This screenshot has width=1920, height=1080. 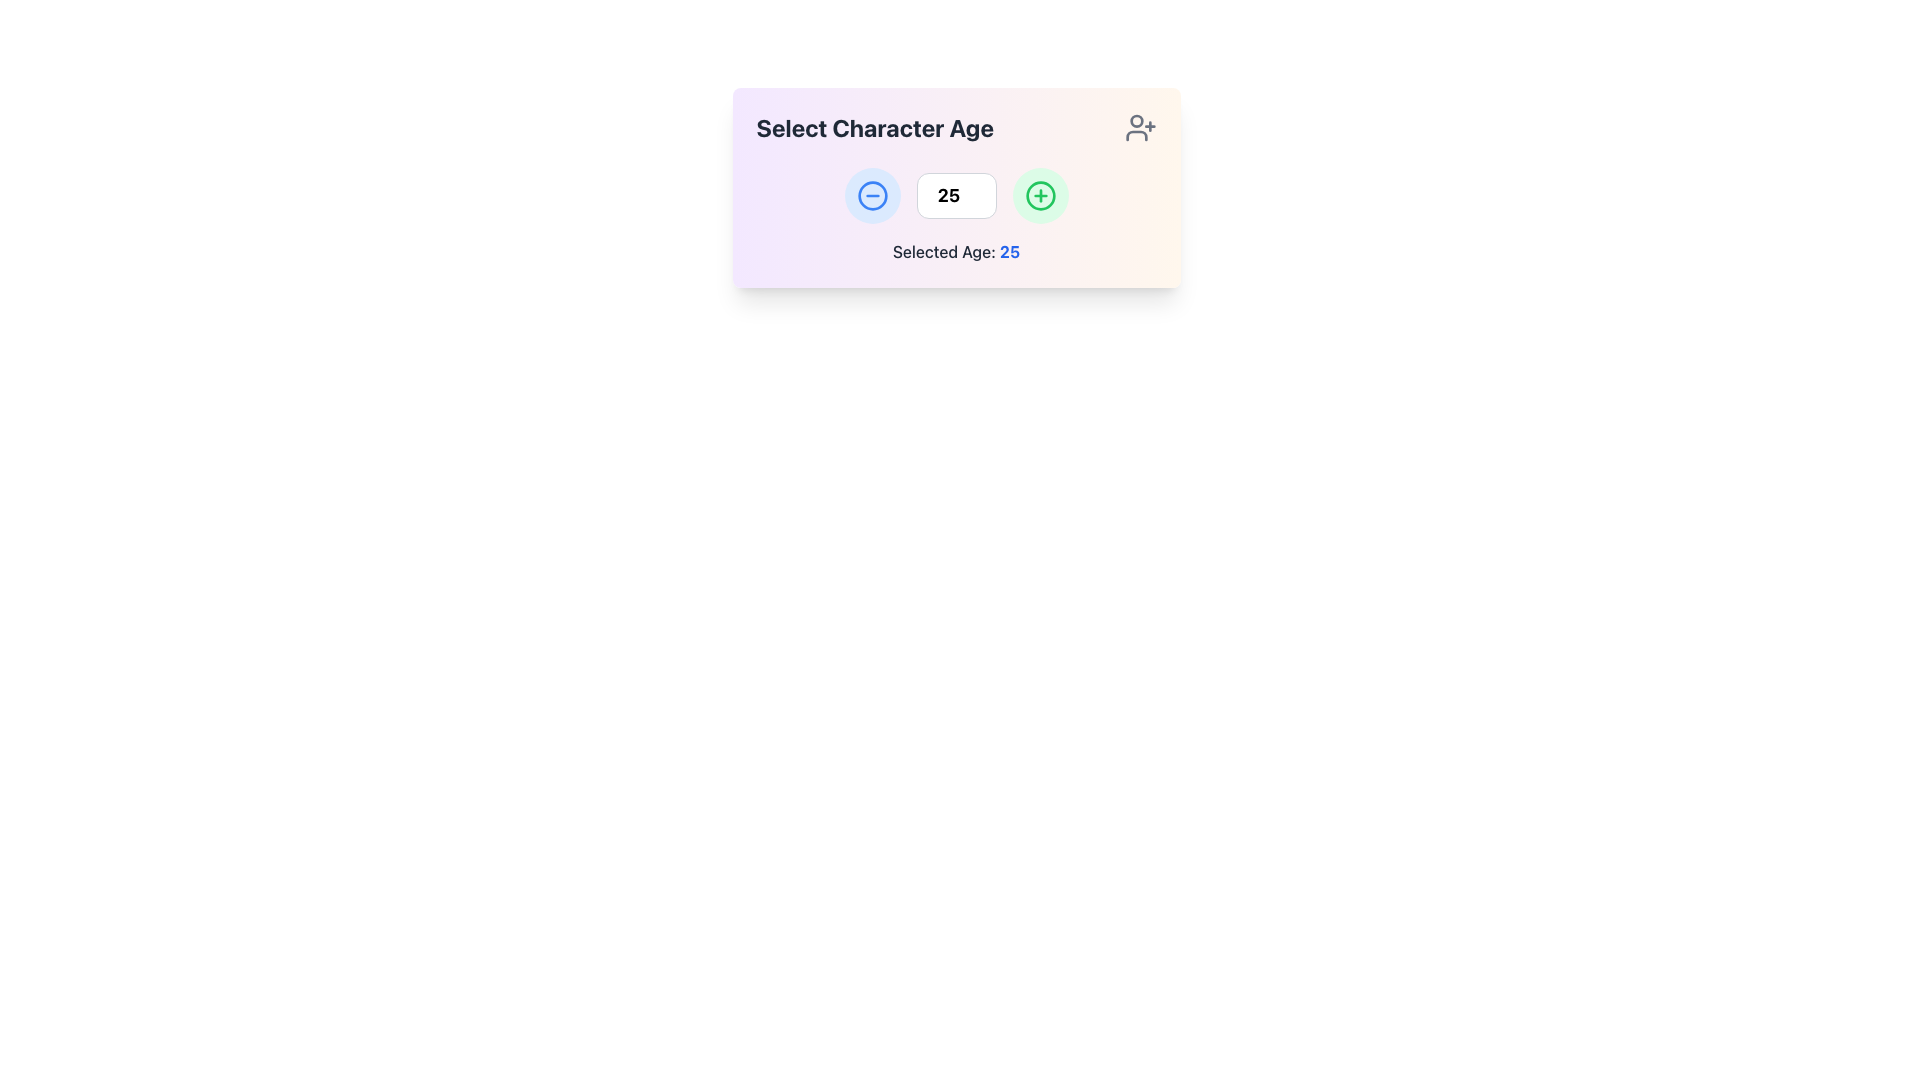 What do you see at coordinates (1040, 196) in the screenshot?
I see `the increment button located in the bottom-right corner of the 'Select Character Age' card to increase the age value displayed in the adjacent box` at bounding box center [1040, 196].